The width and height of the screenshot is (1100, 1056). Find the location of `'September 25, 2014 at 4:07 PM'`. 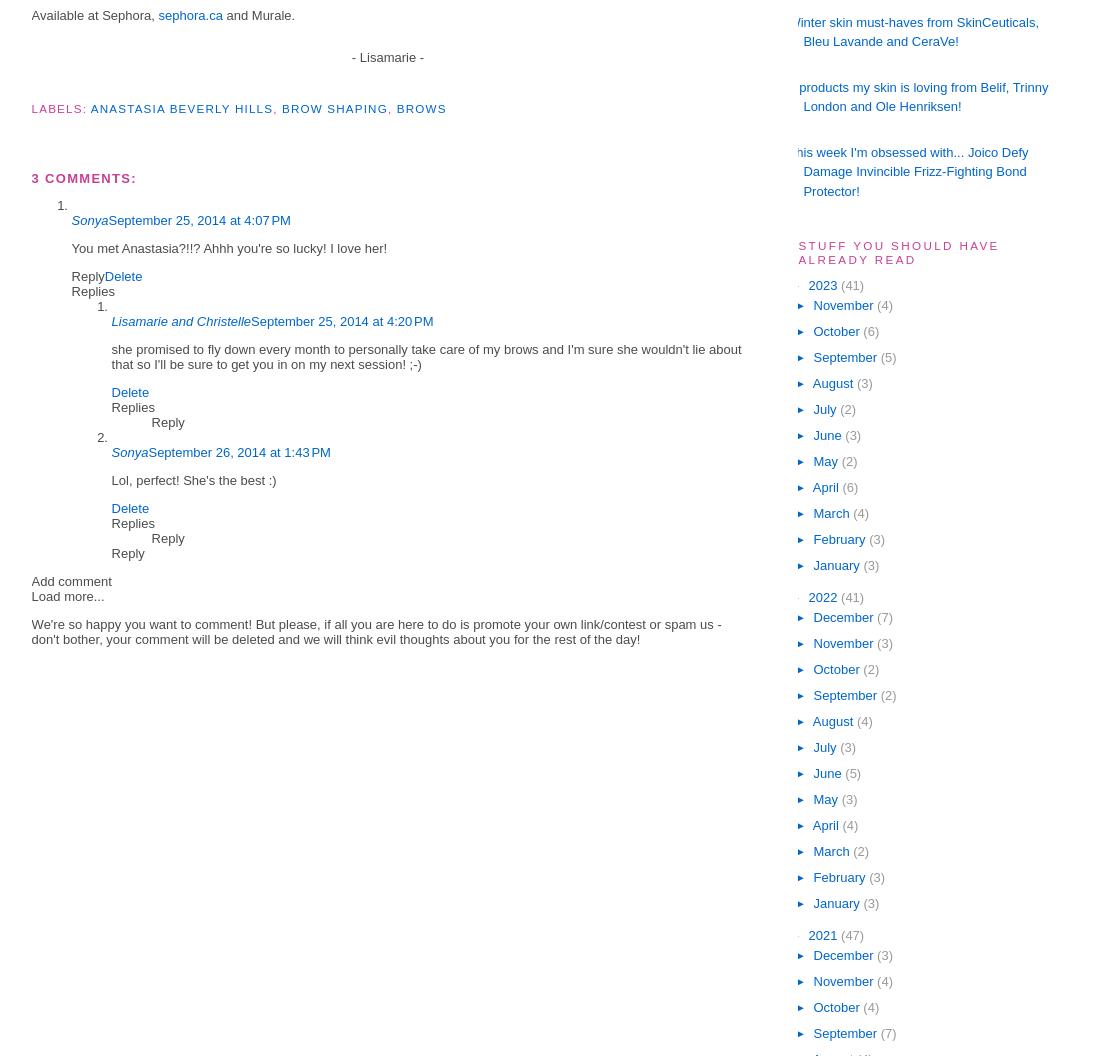

'September 25, 2014 at 4:07 PM' is located at coordinates (197, 219).